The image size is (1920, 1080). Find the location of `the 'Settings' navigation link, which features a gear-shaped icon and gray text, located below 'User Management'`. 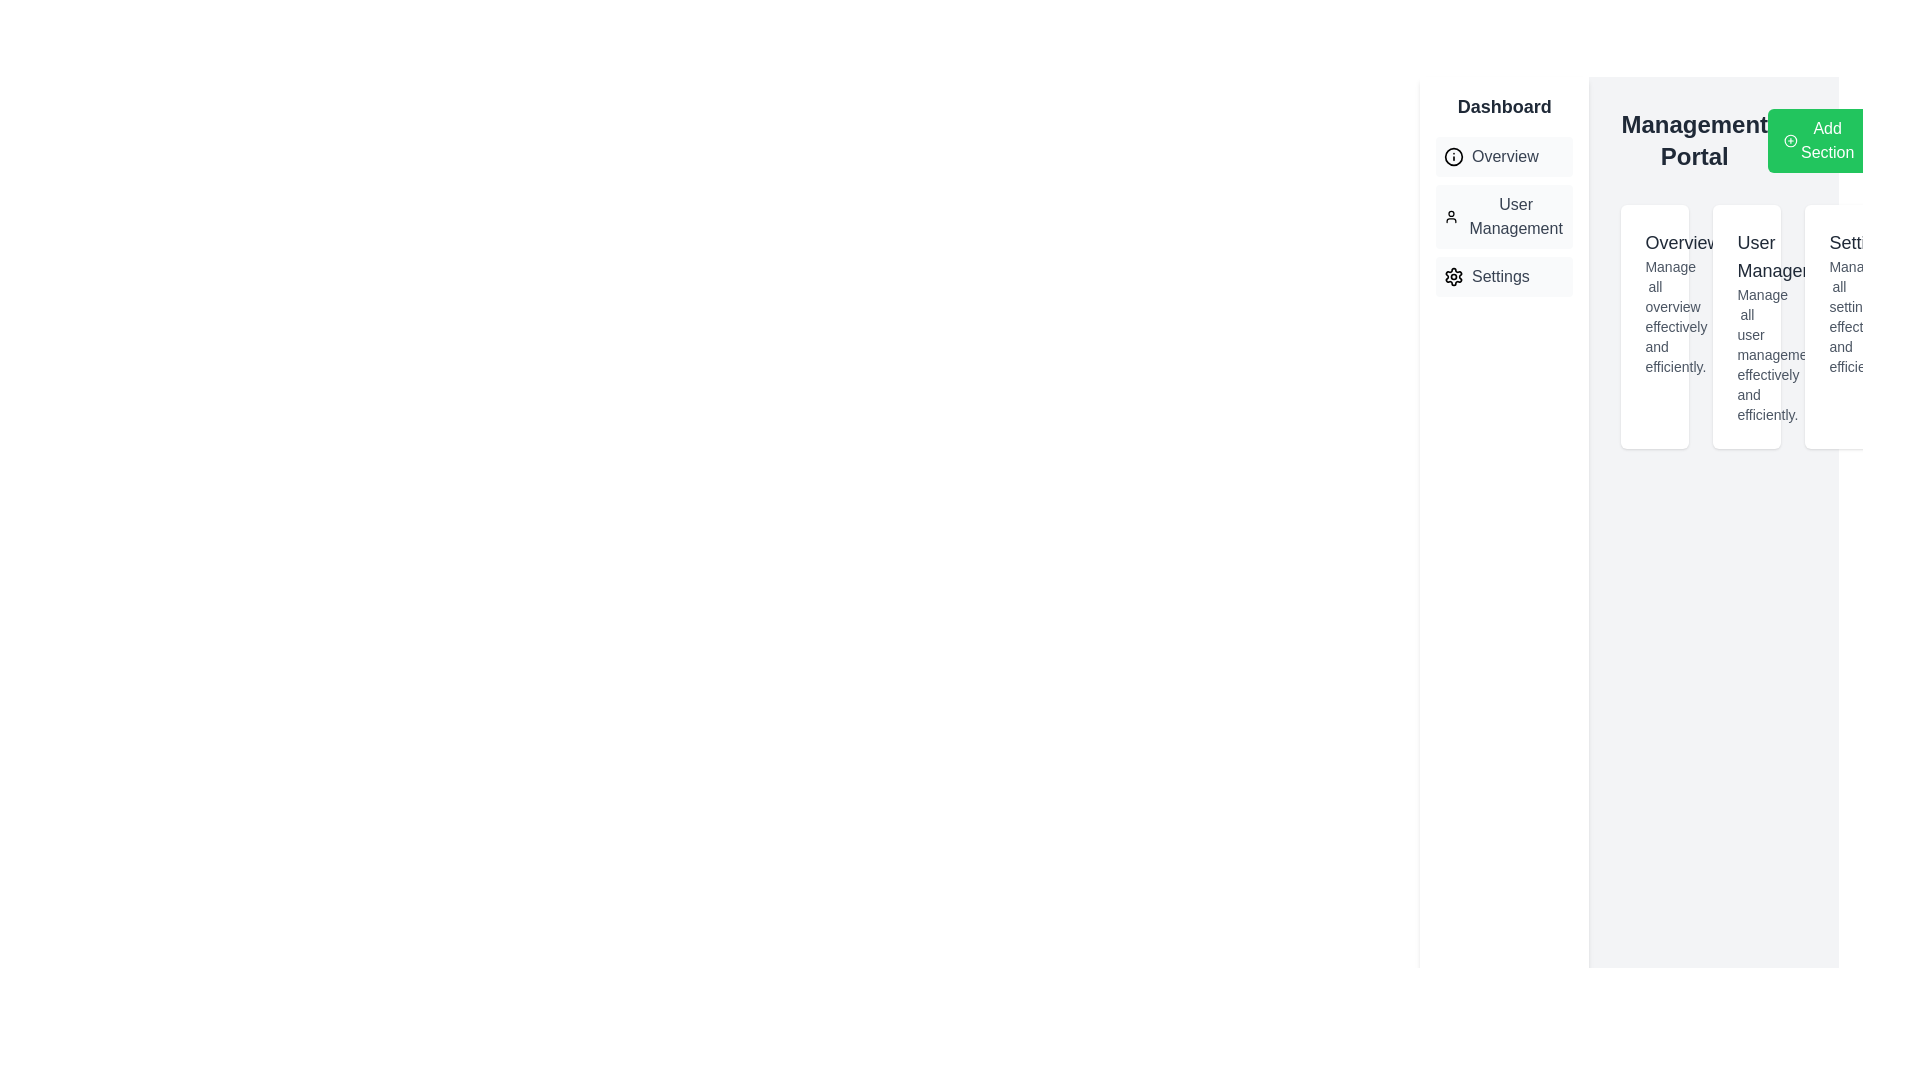

the 'Settings' navigation link, which features a gear-shaped icon and gray text, located below 'User Management' is located at coordinates (1504, 277).